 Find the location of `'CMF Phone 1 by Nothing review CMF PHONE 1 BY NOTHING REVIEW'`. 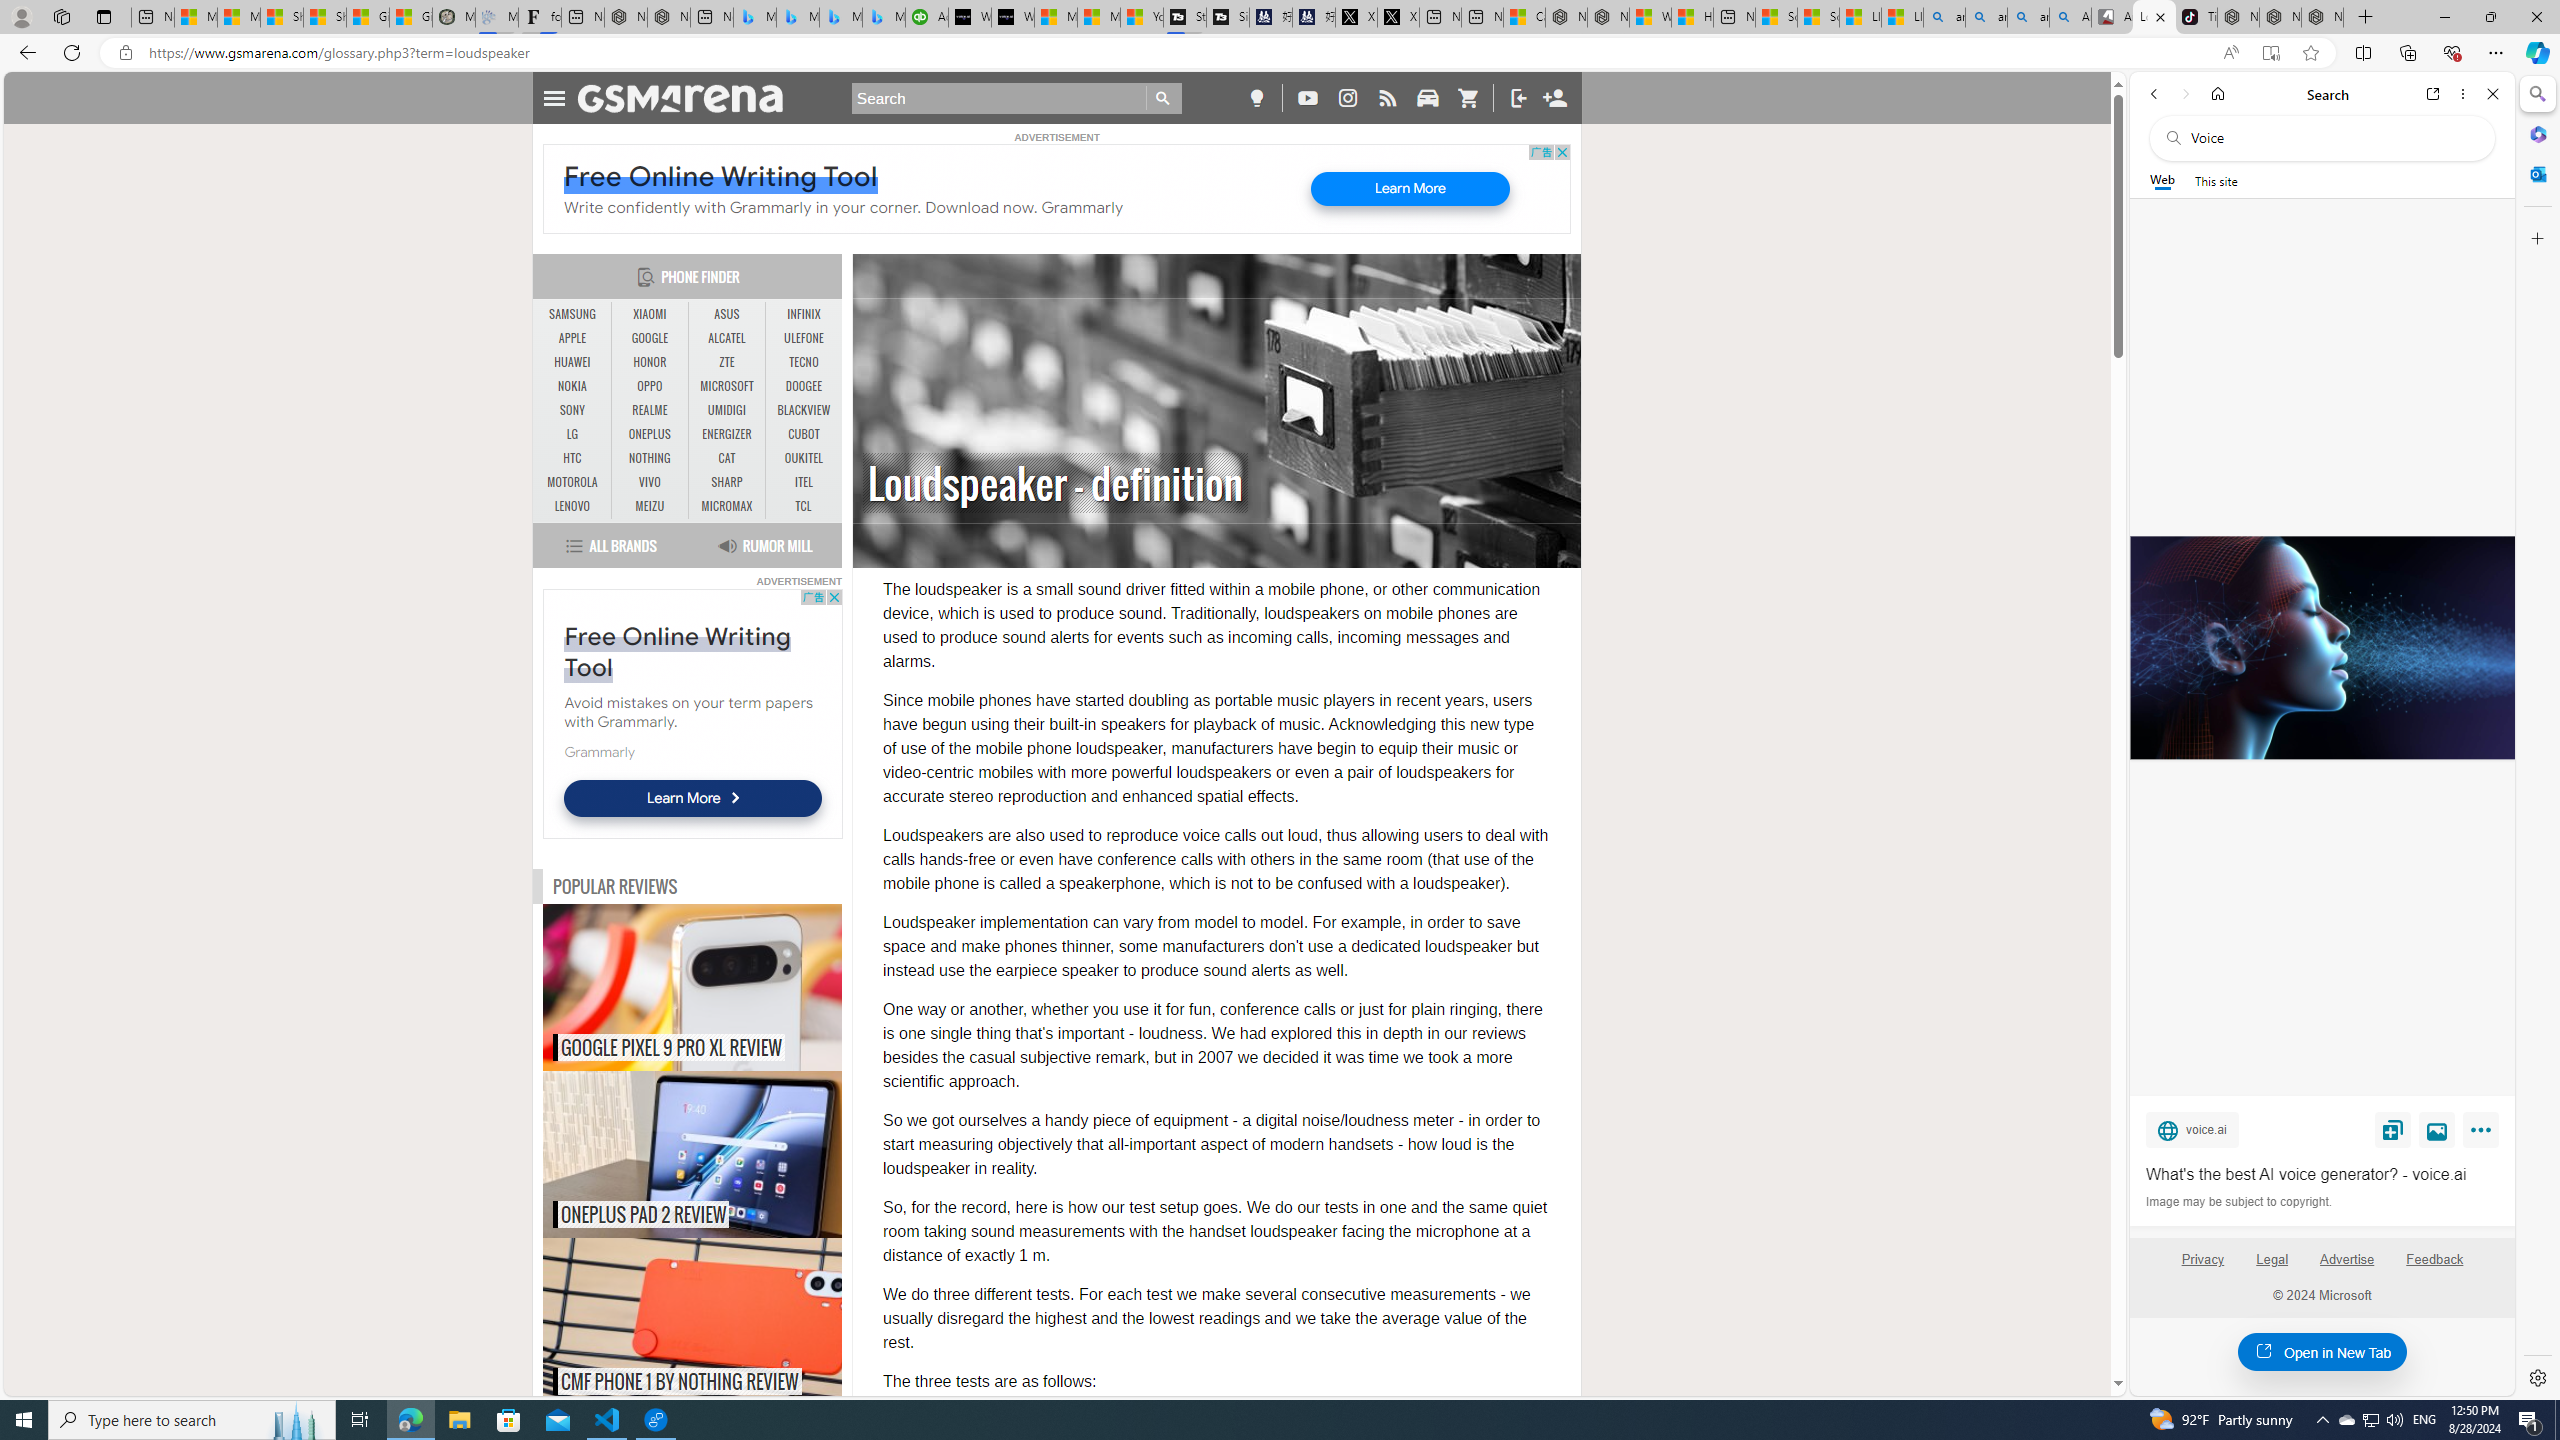

'CMF Phone 1 by Nothing review CMF PHONE 1 BY NOTHING REVIEW' is located at coordinates (692, 1321).